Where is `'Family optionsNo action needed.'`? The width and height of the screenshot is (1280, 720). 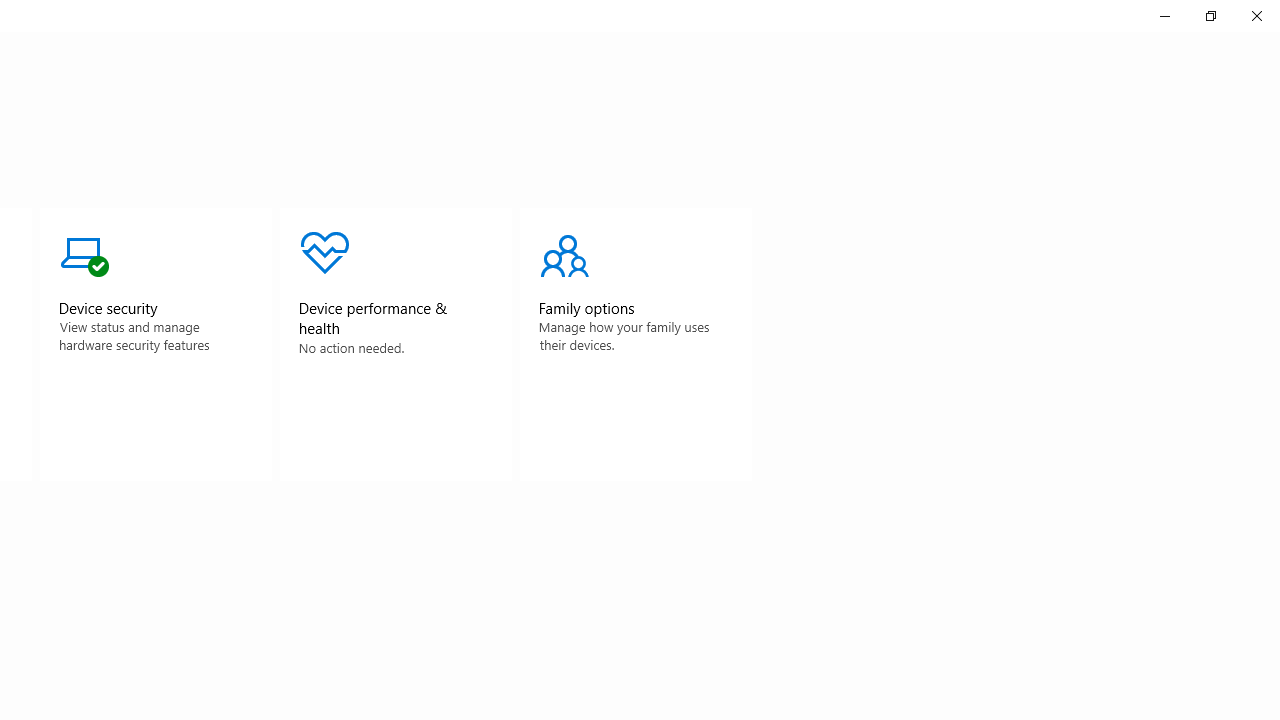 'Family optionsNo action needed.' is located at coordinates (635, 343).